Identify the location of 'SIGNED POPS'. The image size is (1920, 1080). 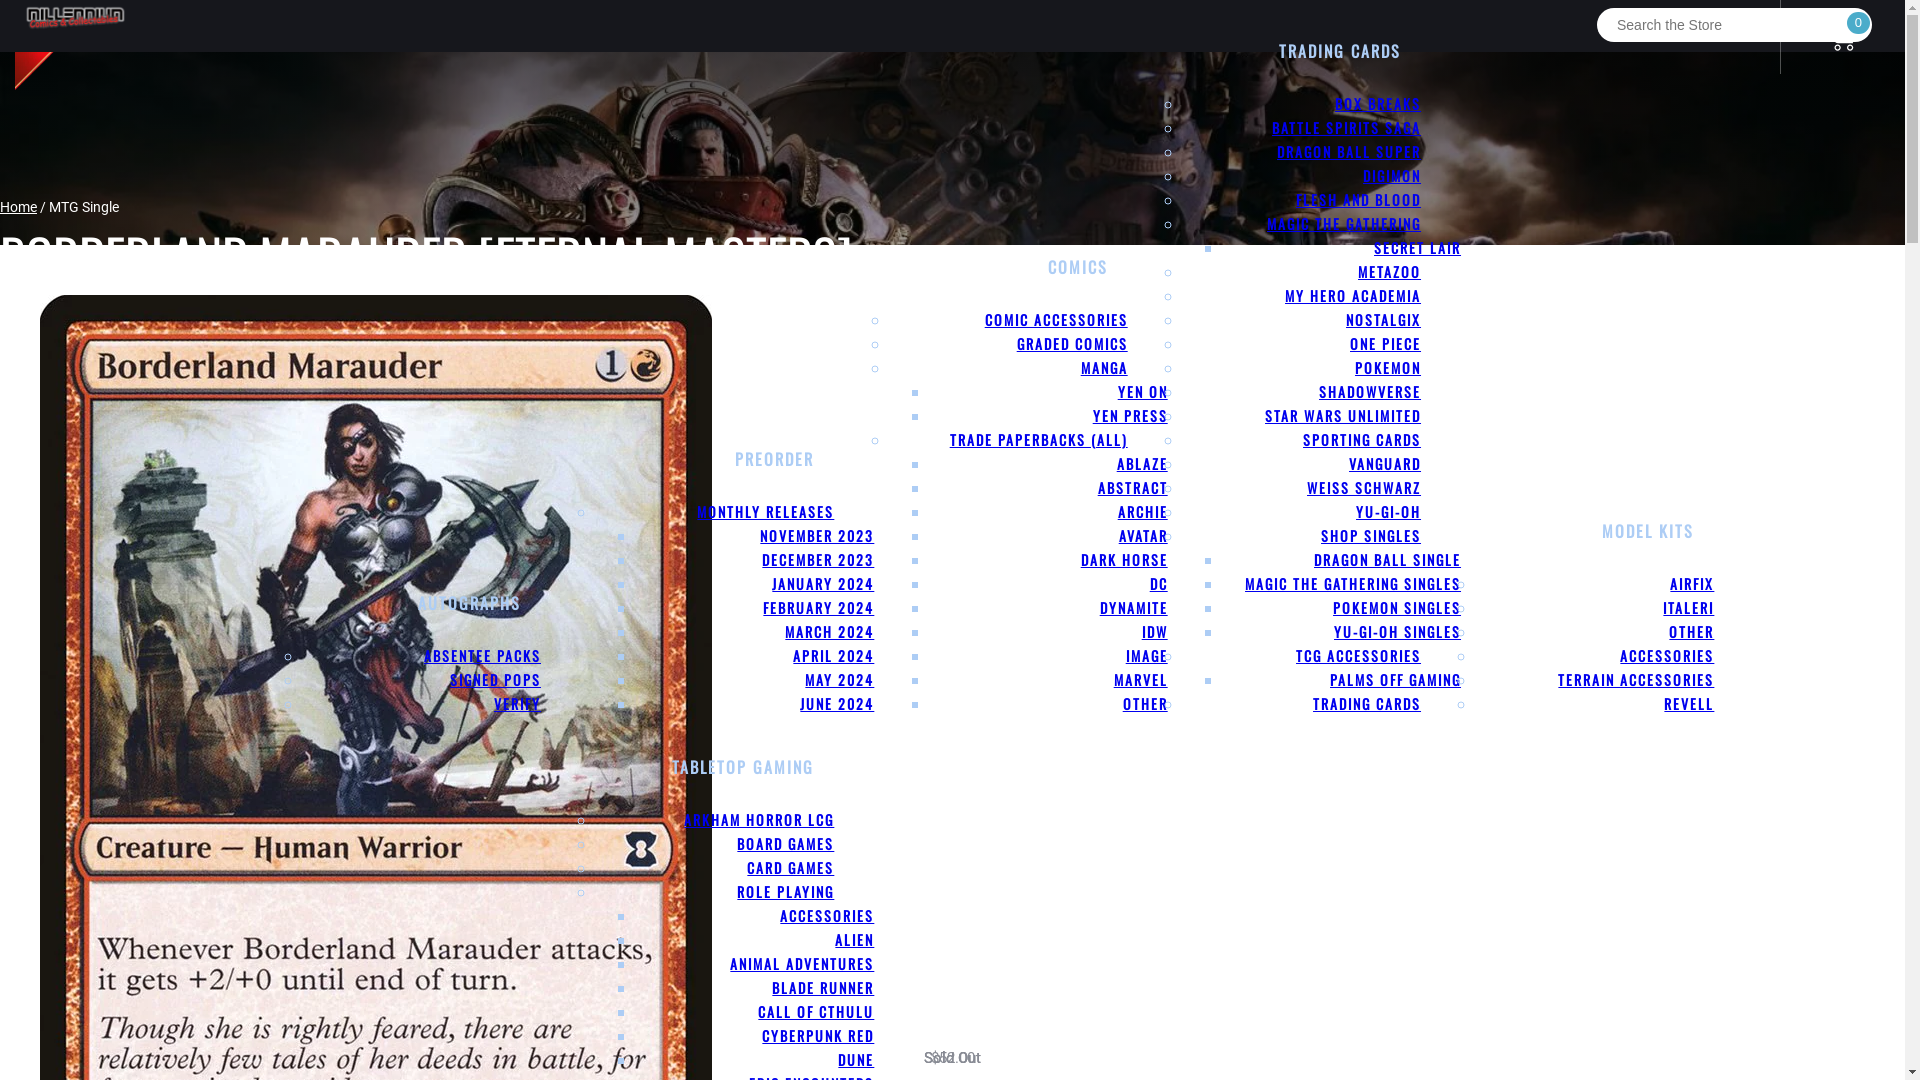
(495, 678).